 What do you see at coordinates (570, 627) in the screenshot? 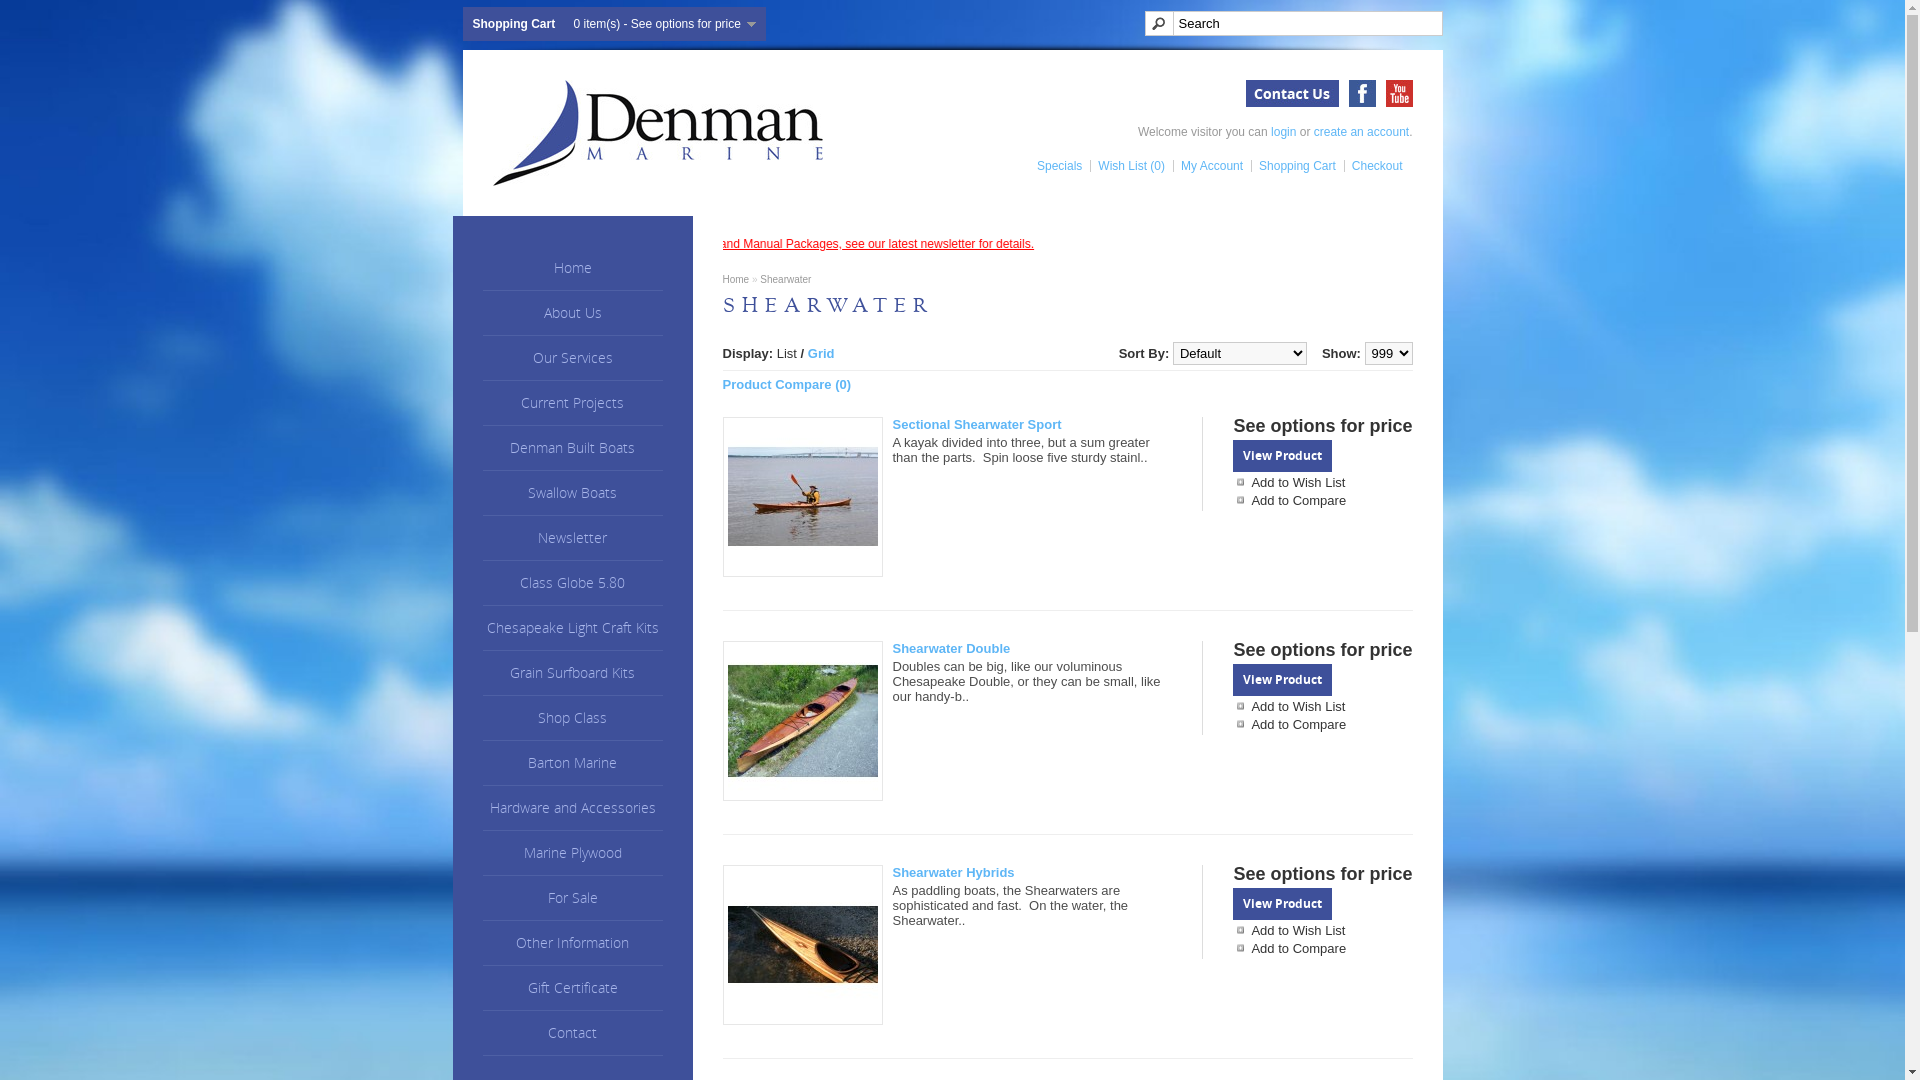
I see `'Chesapeake Light Craft Kits'` at bounding box center [570, 627].